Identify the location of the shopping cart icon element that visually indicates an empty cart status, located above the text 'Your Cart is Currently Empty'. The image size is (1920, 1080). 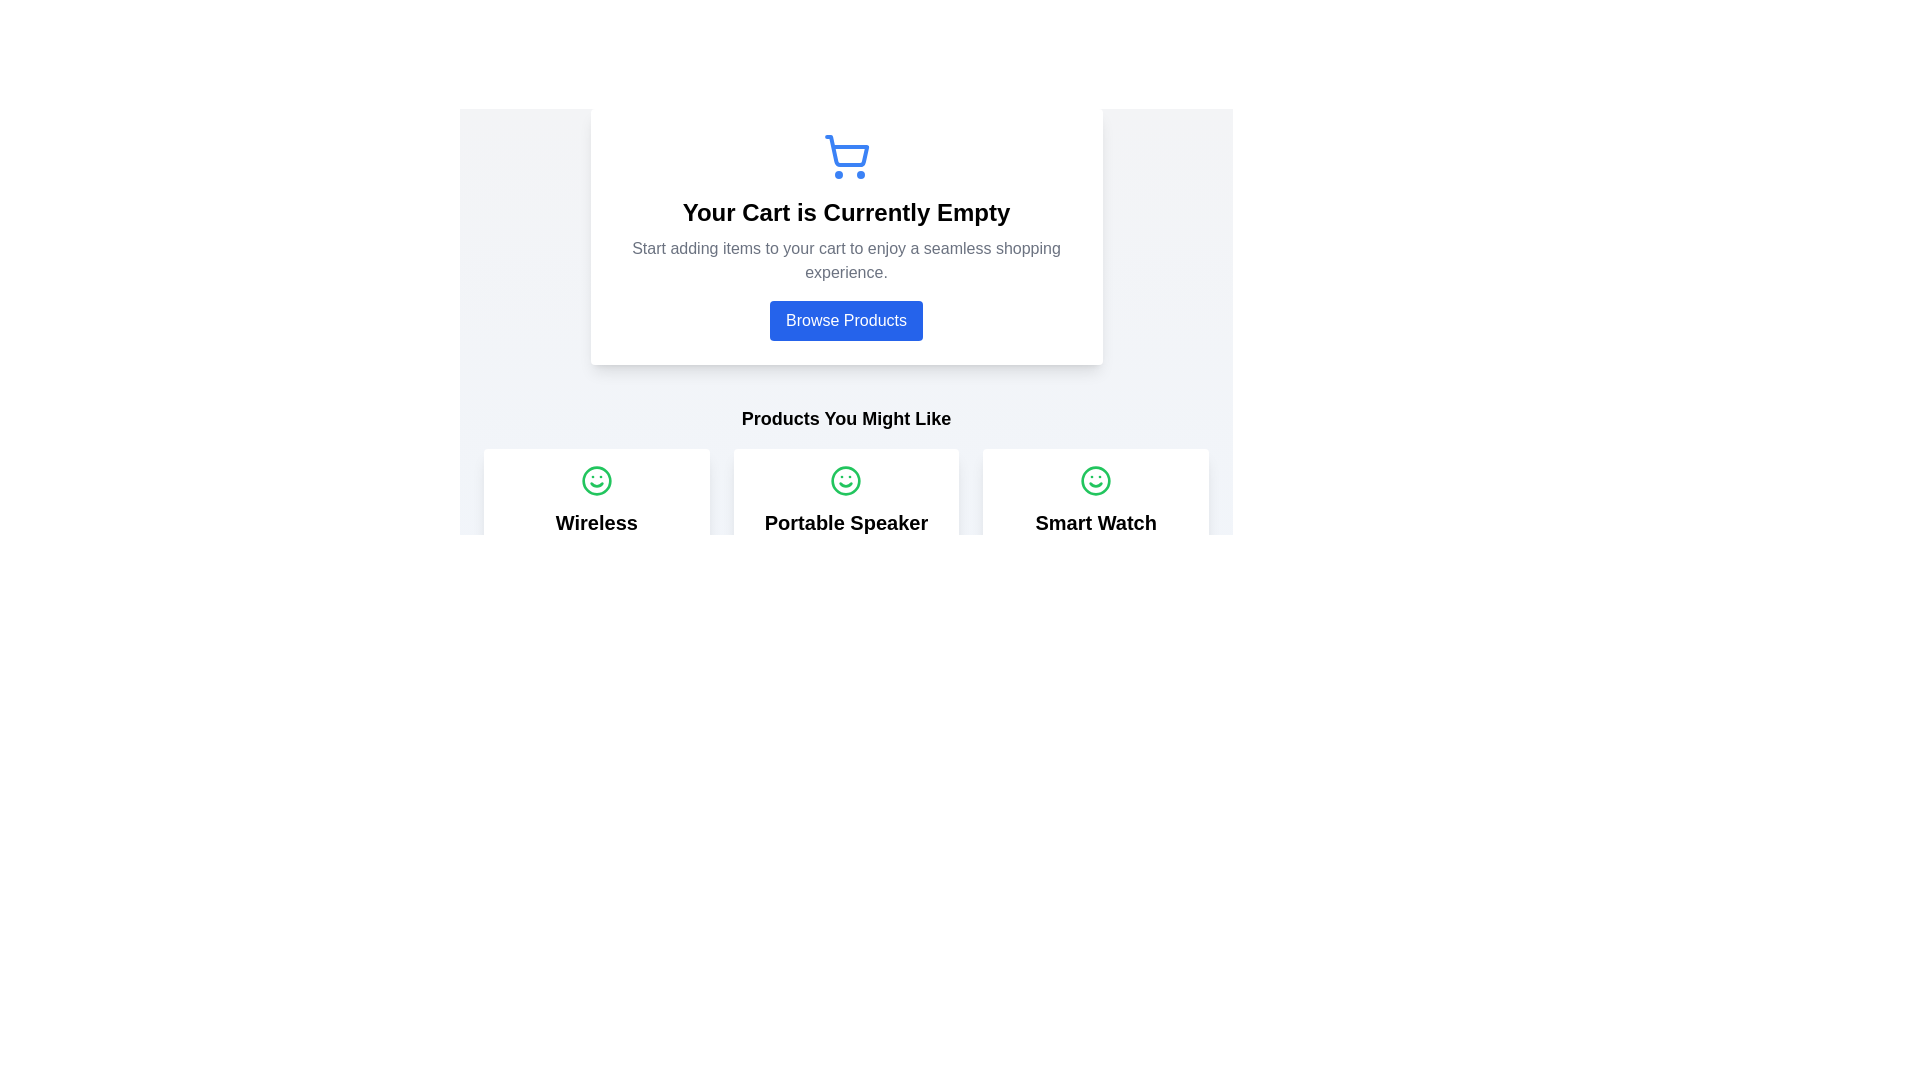
(846, 150).